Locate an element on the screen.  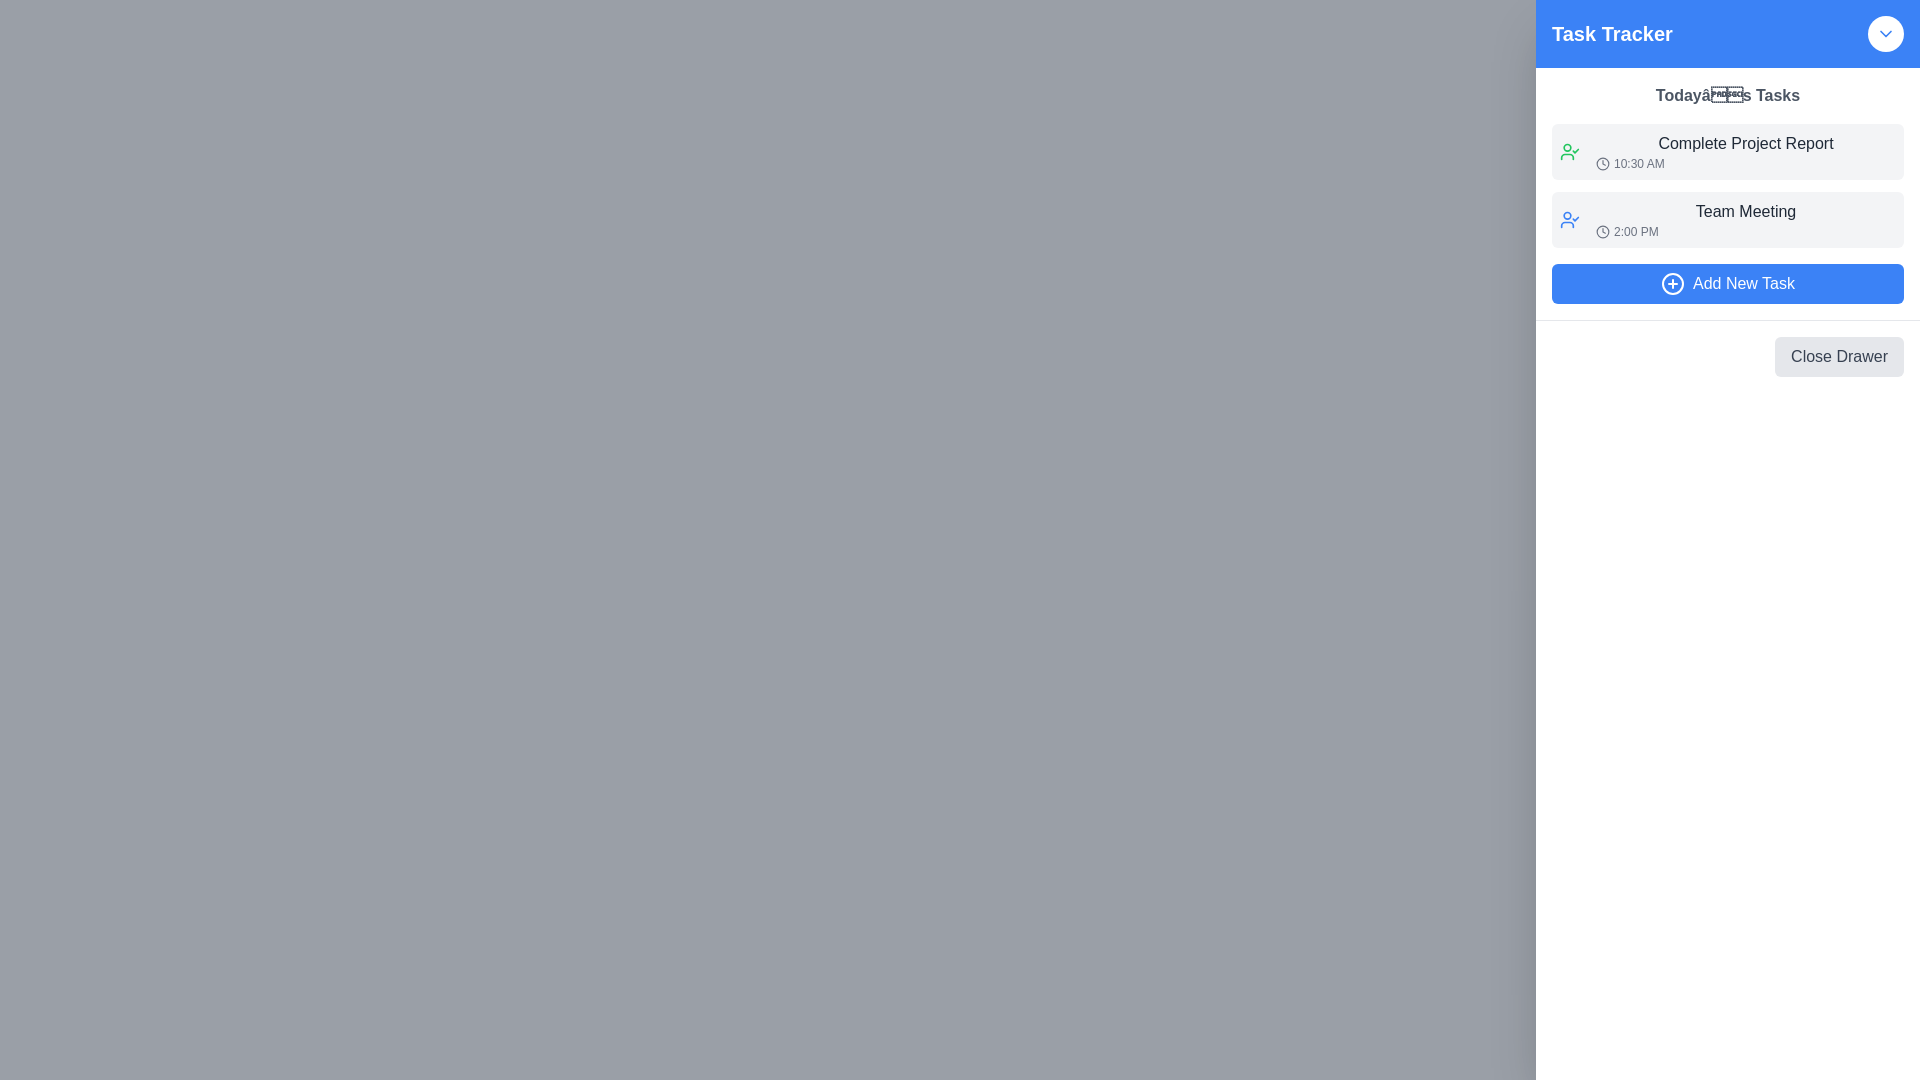
the time icon located to the left of the time text '2:00 PM' in the second item of the task list labeled 'Team Meeting' is located at coordinates (1603, 230).